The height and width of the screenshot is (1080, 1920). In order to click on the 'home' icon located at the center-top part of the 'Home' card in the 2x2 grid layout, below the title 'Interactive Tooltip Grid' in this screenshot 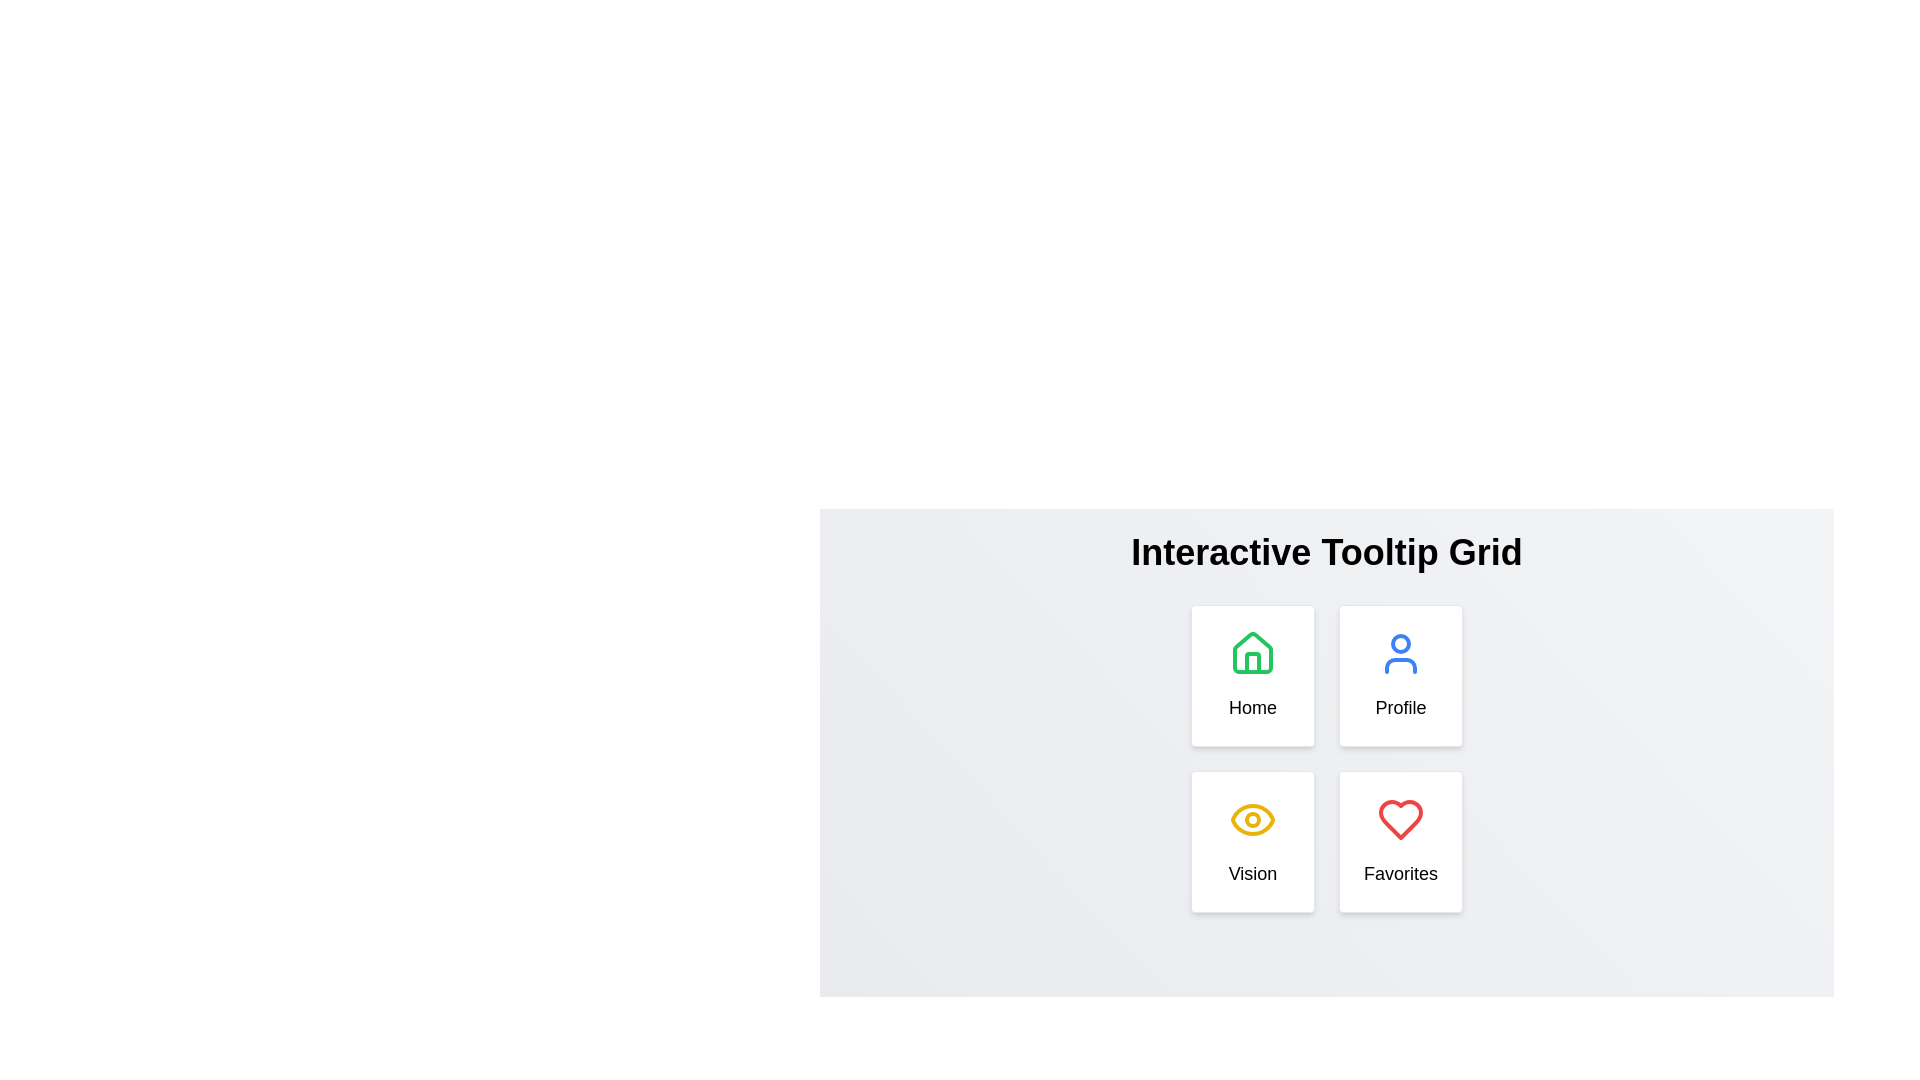, I will do `click(1251, 654)`.